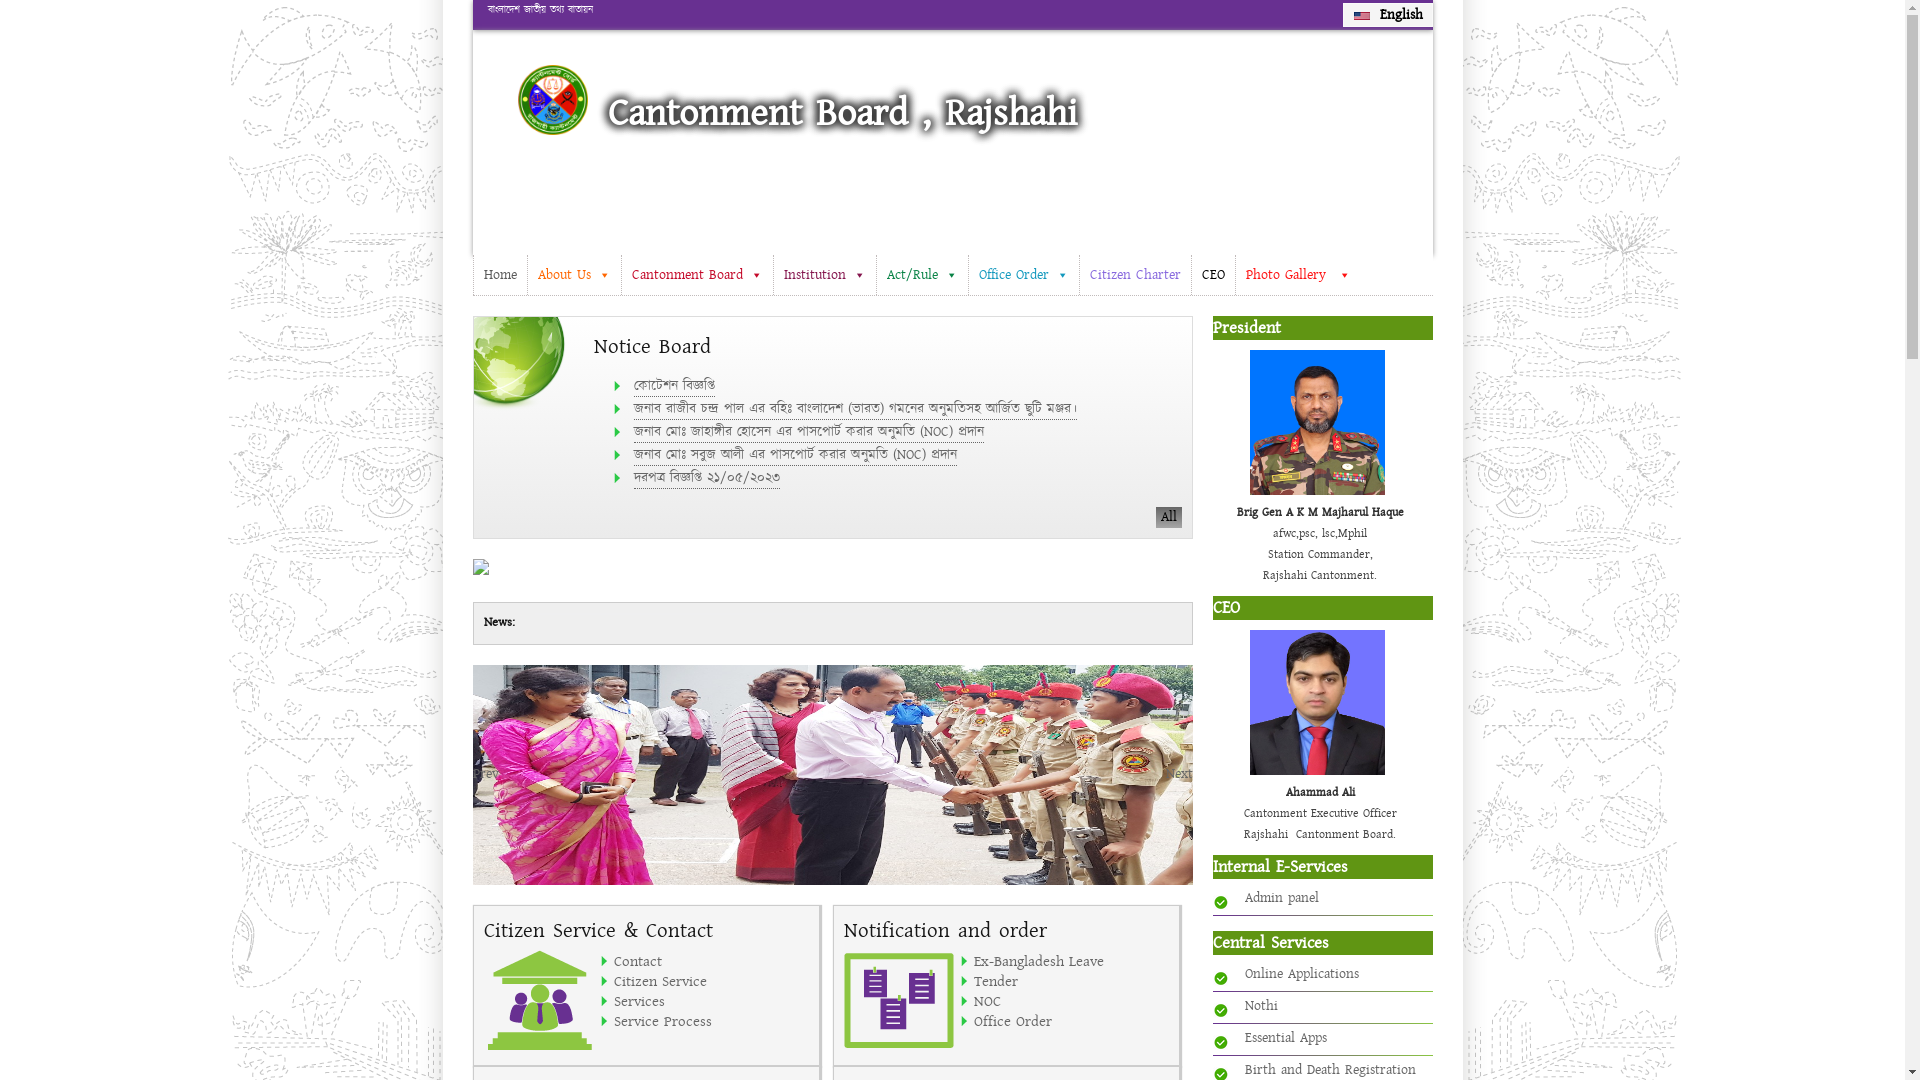 This screenshot has width=1920, height=1080. What do you see at coordinates (1070, 979) in the screenshot?
I see `'Tender'` at bounding box center [1070, 979].